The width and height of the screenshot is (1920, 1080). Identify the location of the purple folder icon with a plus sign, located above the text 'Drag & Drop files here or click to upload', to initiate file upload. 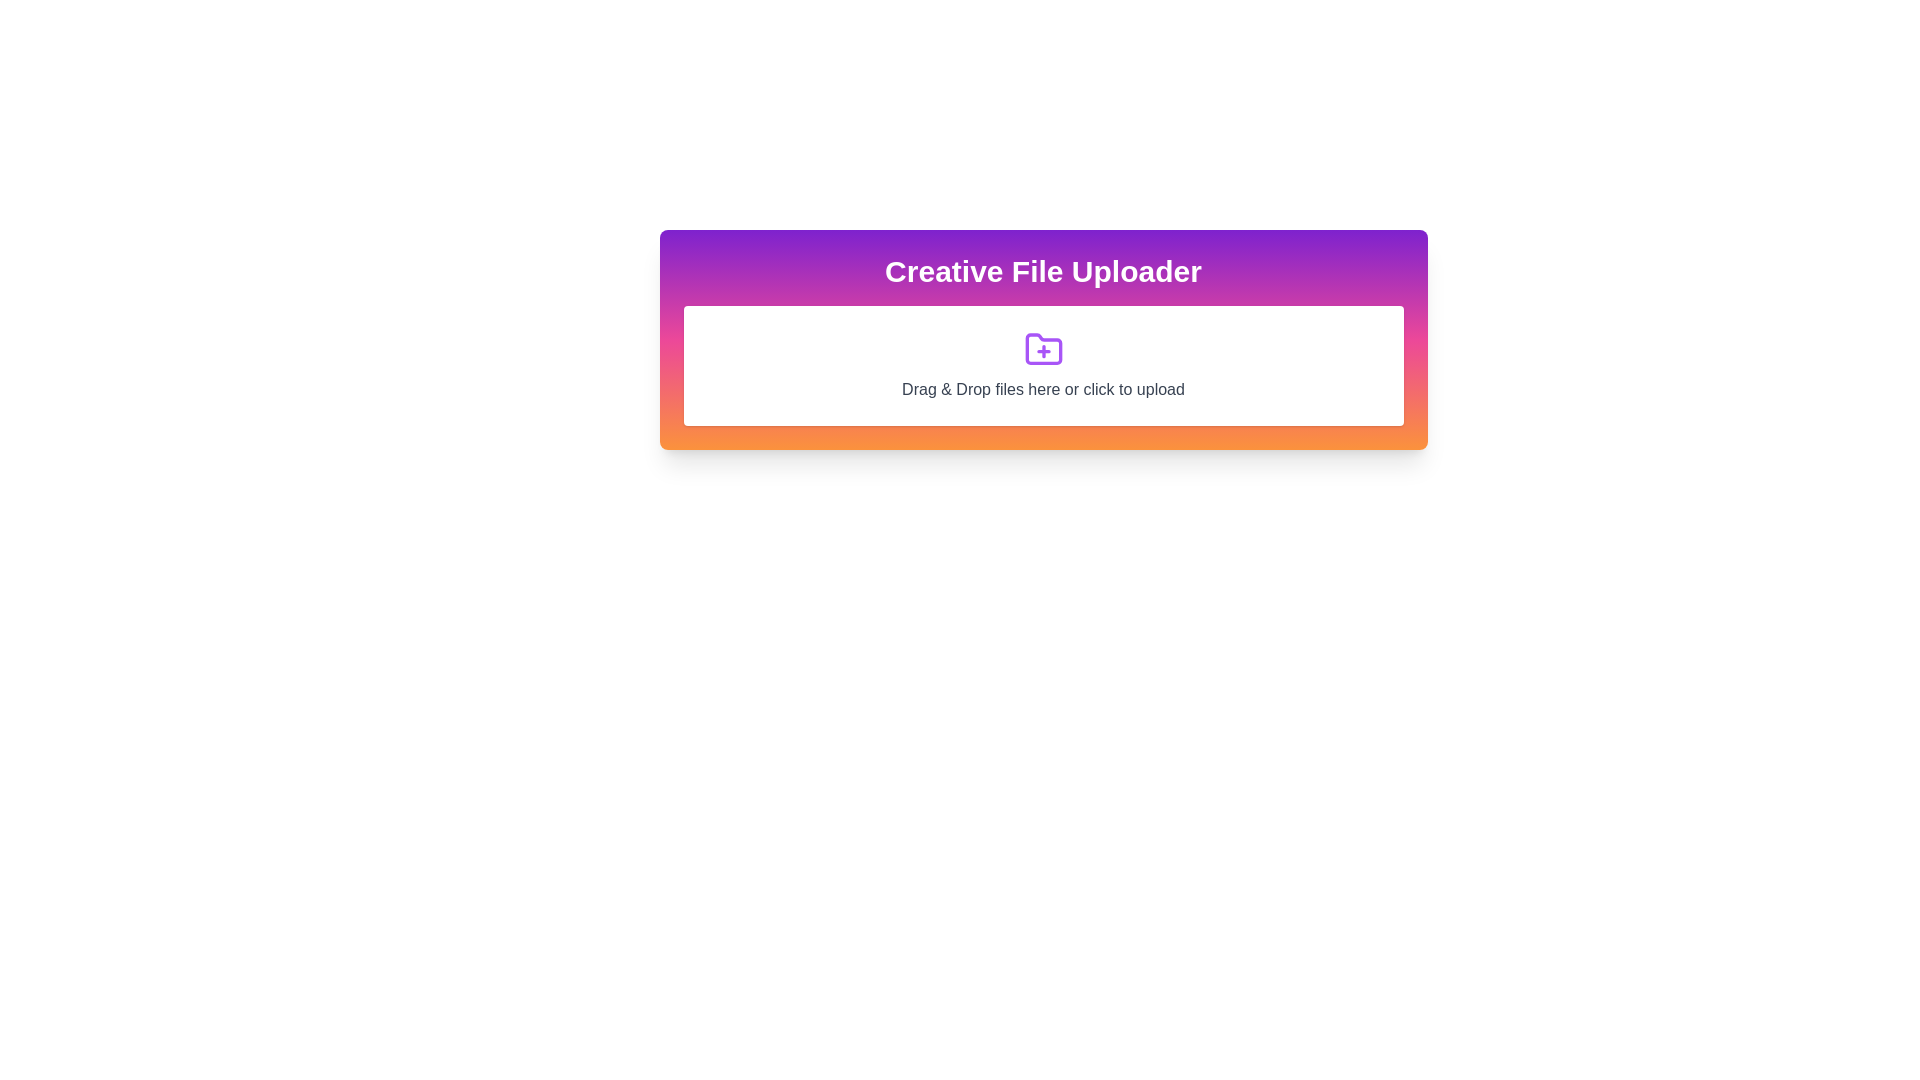
(1042, 349).